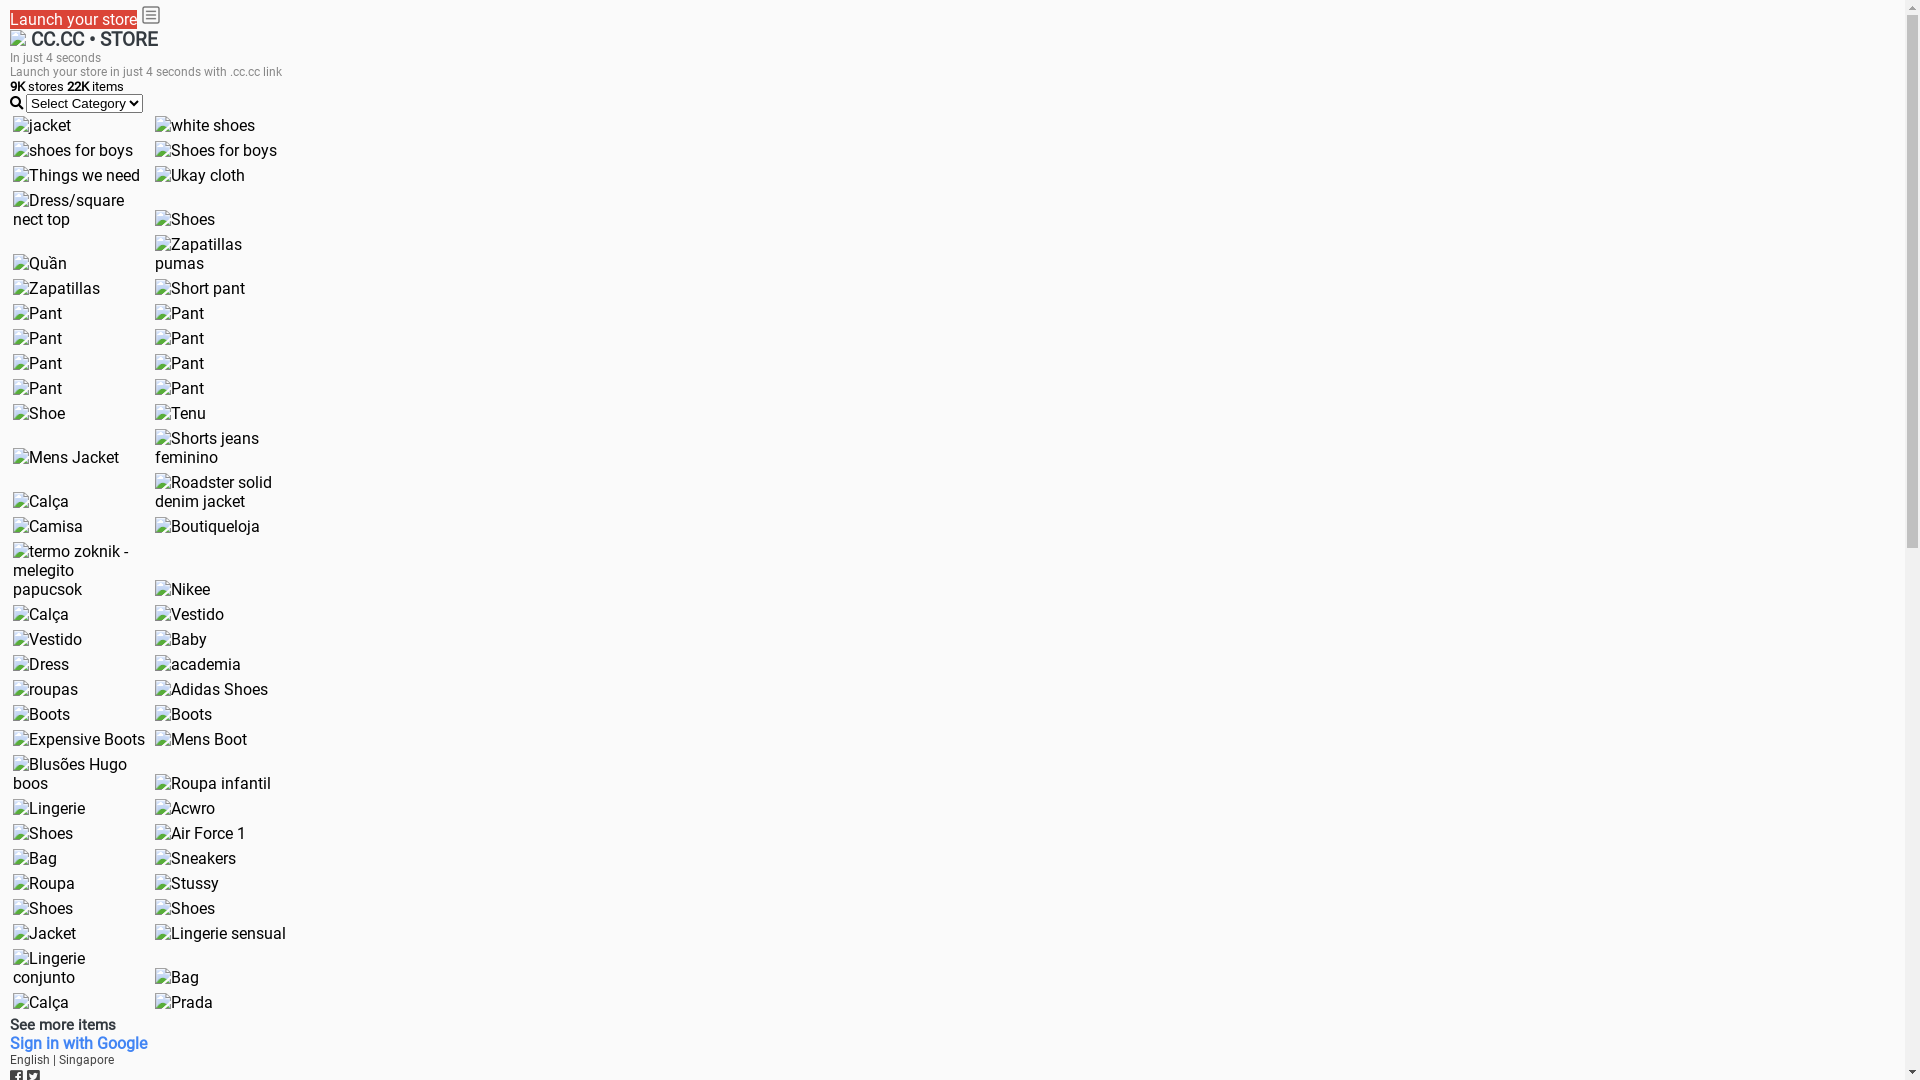 This screenshot has width=1920, height=1080. Describe the element at coordinates (13, 337) in the screenshot. I see `'Pant'` at that location.